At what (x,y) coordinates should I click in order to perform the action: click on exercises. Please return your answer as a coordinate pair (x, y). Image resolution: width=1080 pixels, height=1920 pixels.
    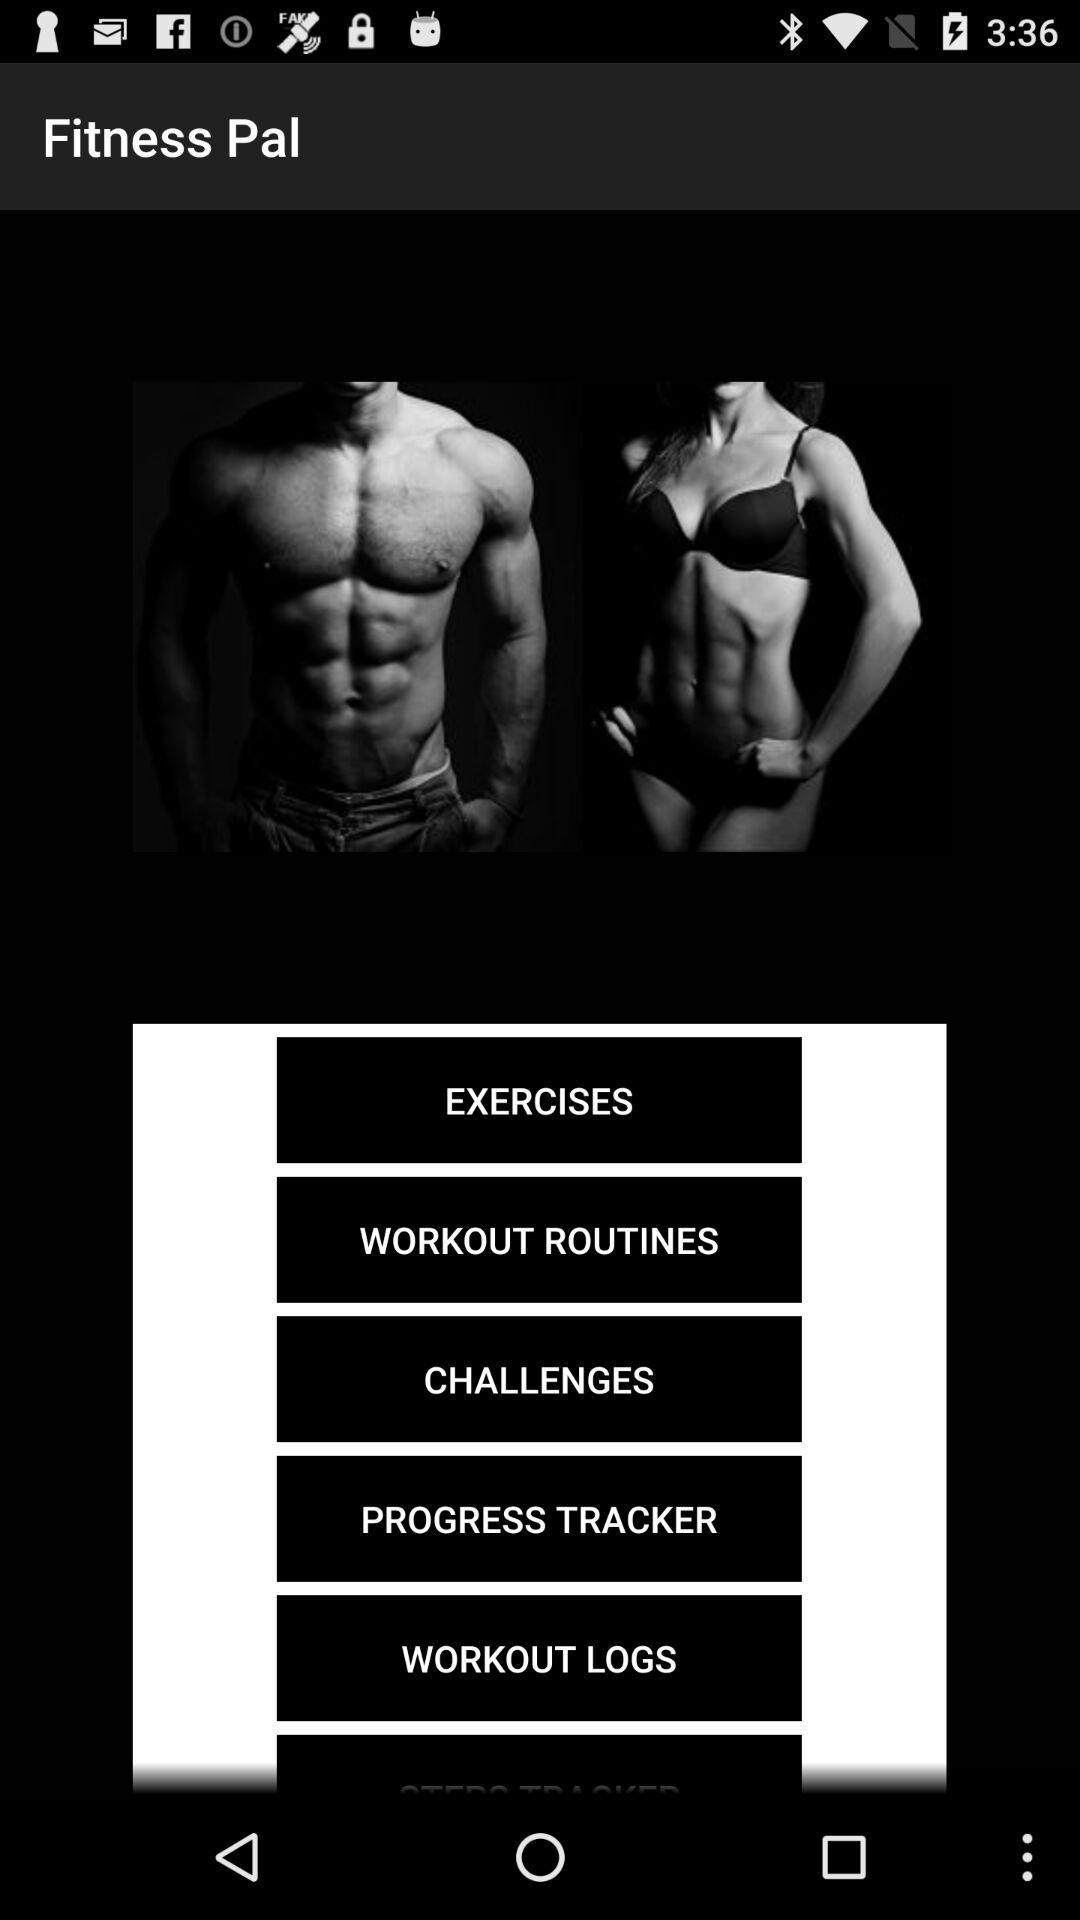
    Looking at the image, I should click on (538, 1099).